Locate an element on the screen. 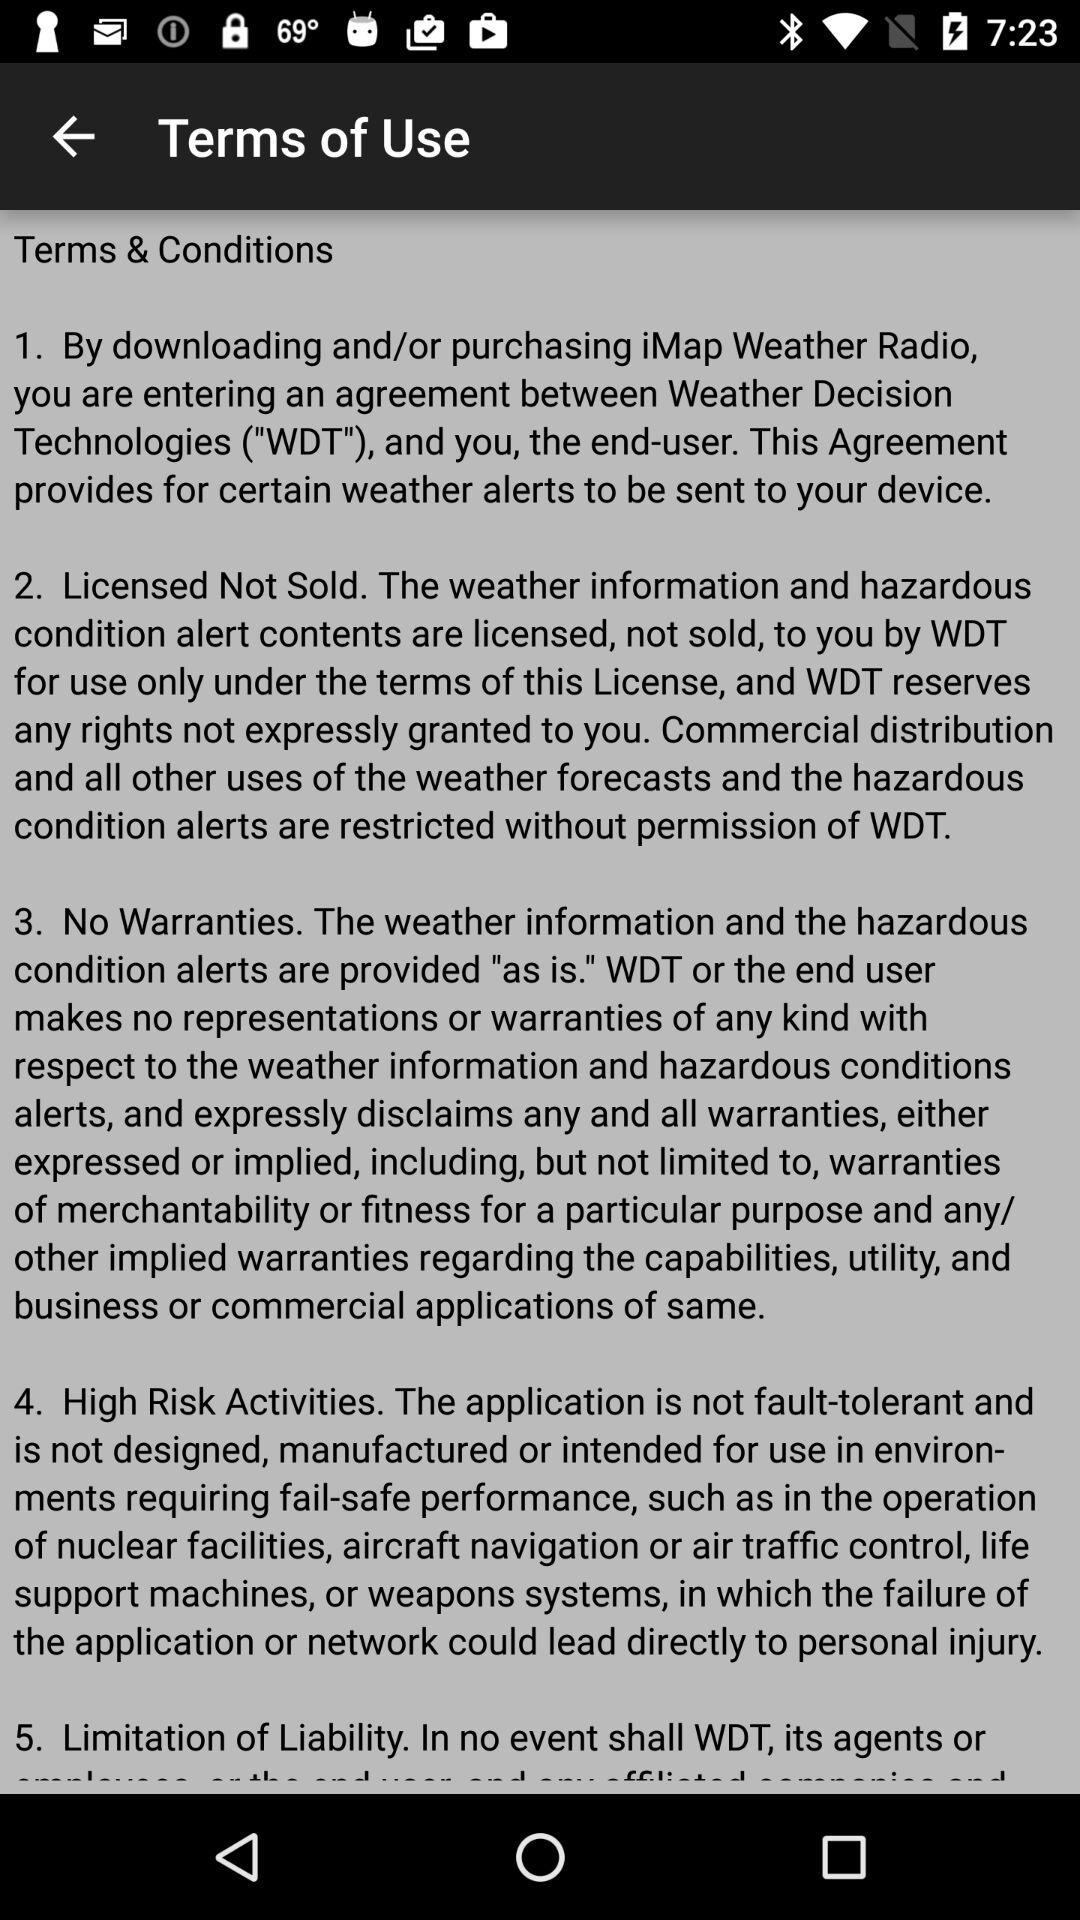 The image size is (1080, 1920). the item above the terms conditions 1 item is located at coordinates (72, 135).